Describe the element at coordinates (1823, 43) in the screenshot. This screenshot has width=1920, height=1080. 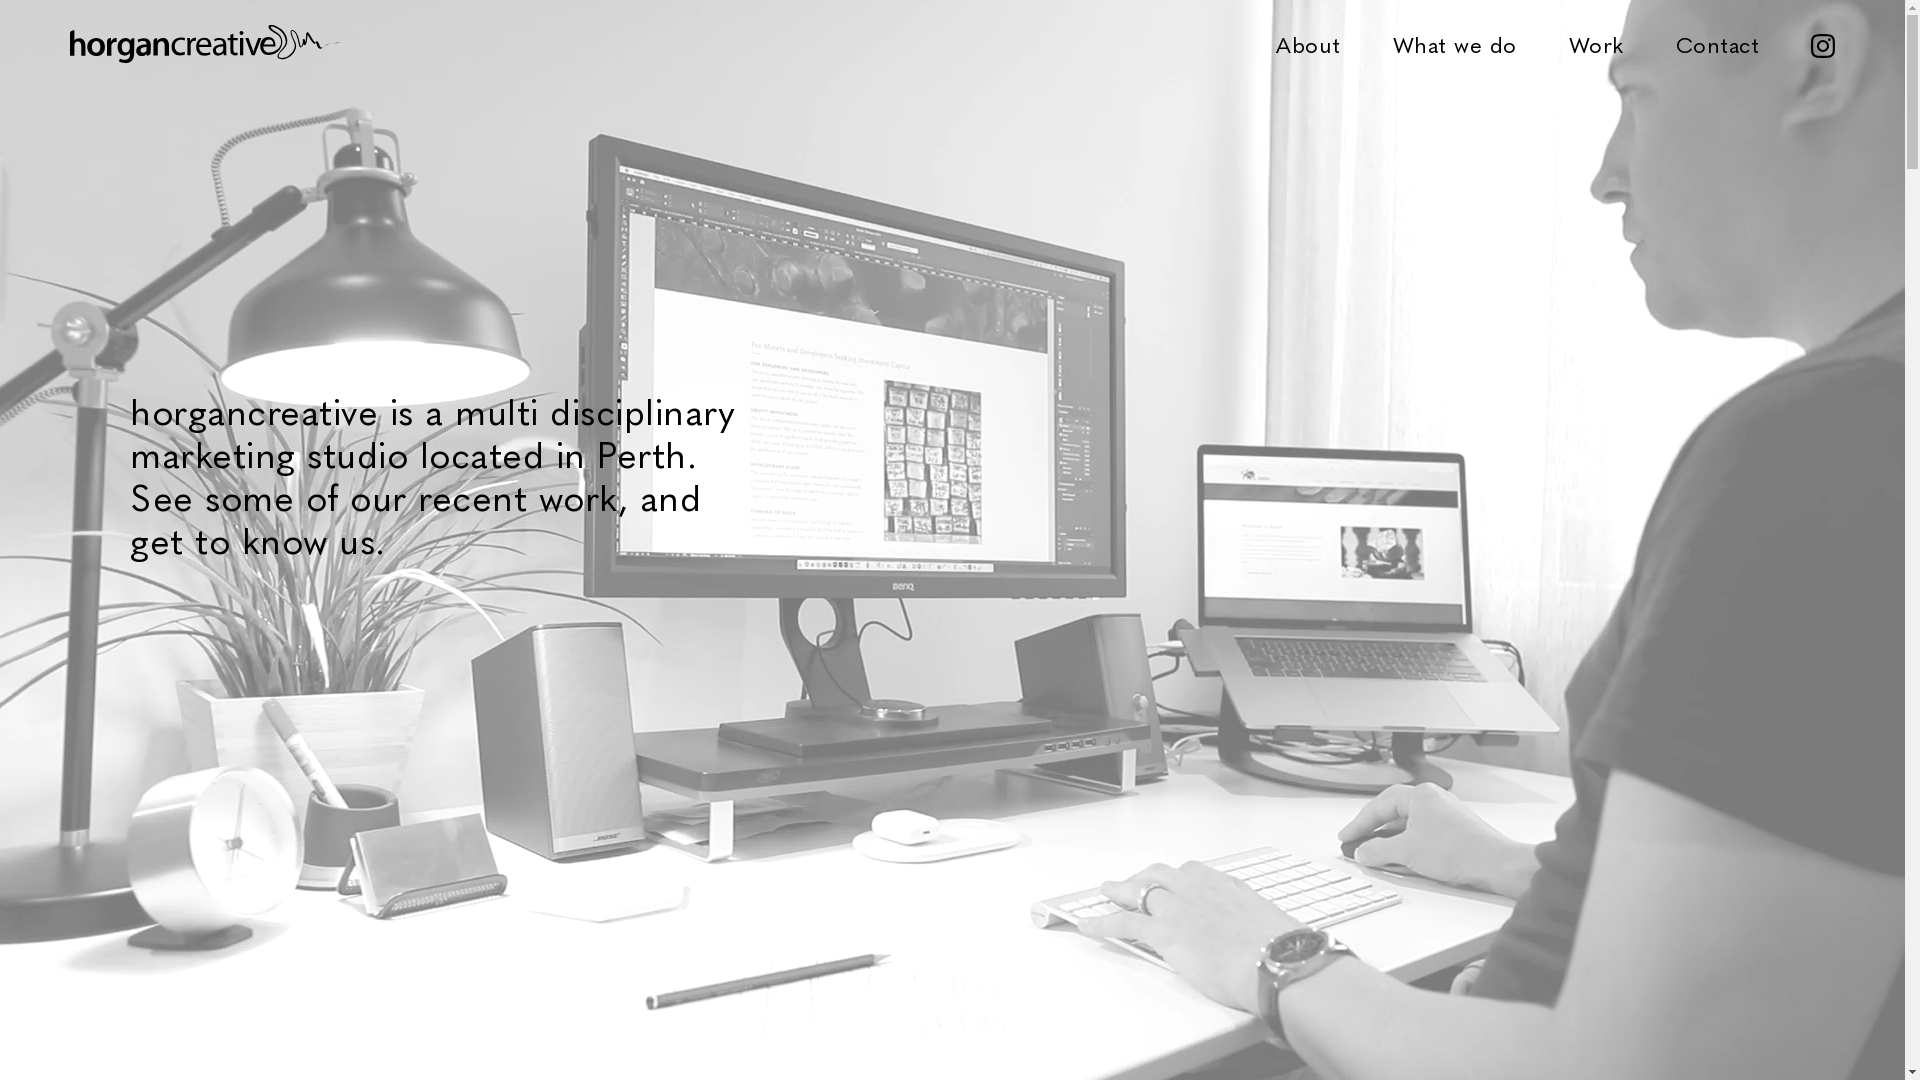
I see `'Instagram'` at that location.